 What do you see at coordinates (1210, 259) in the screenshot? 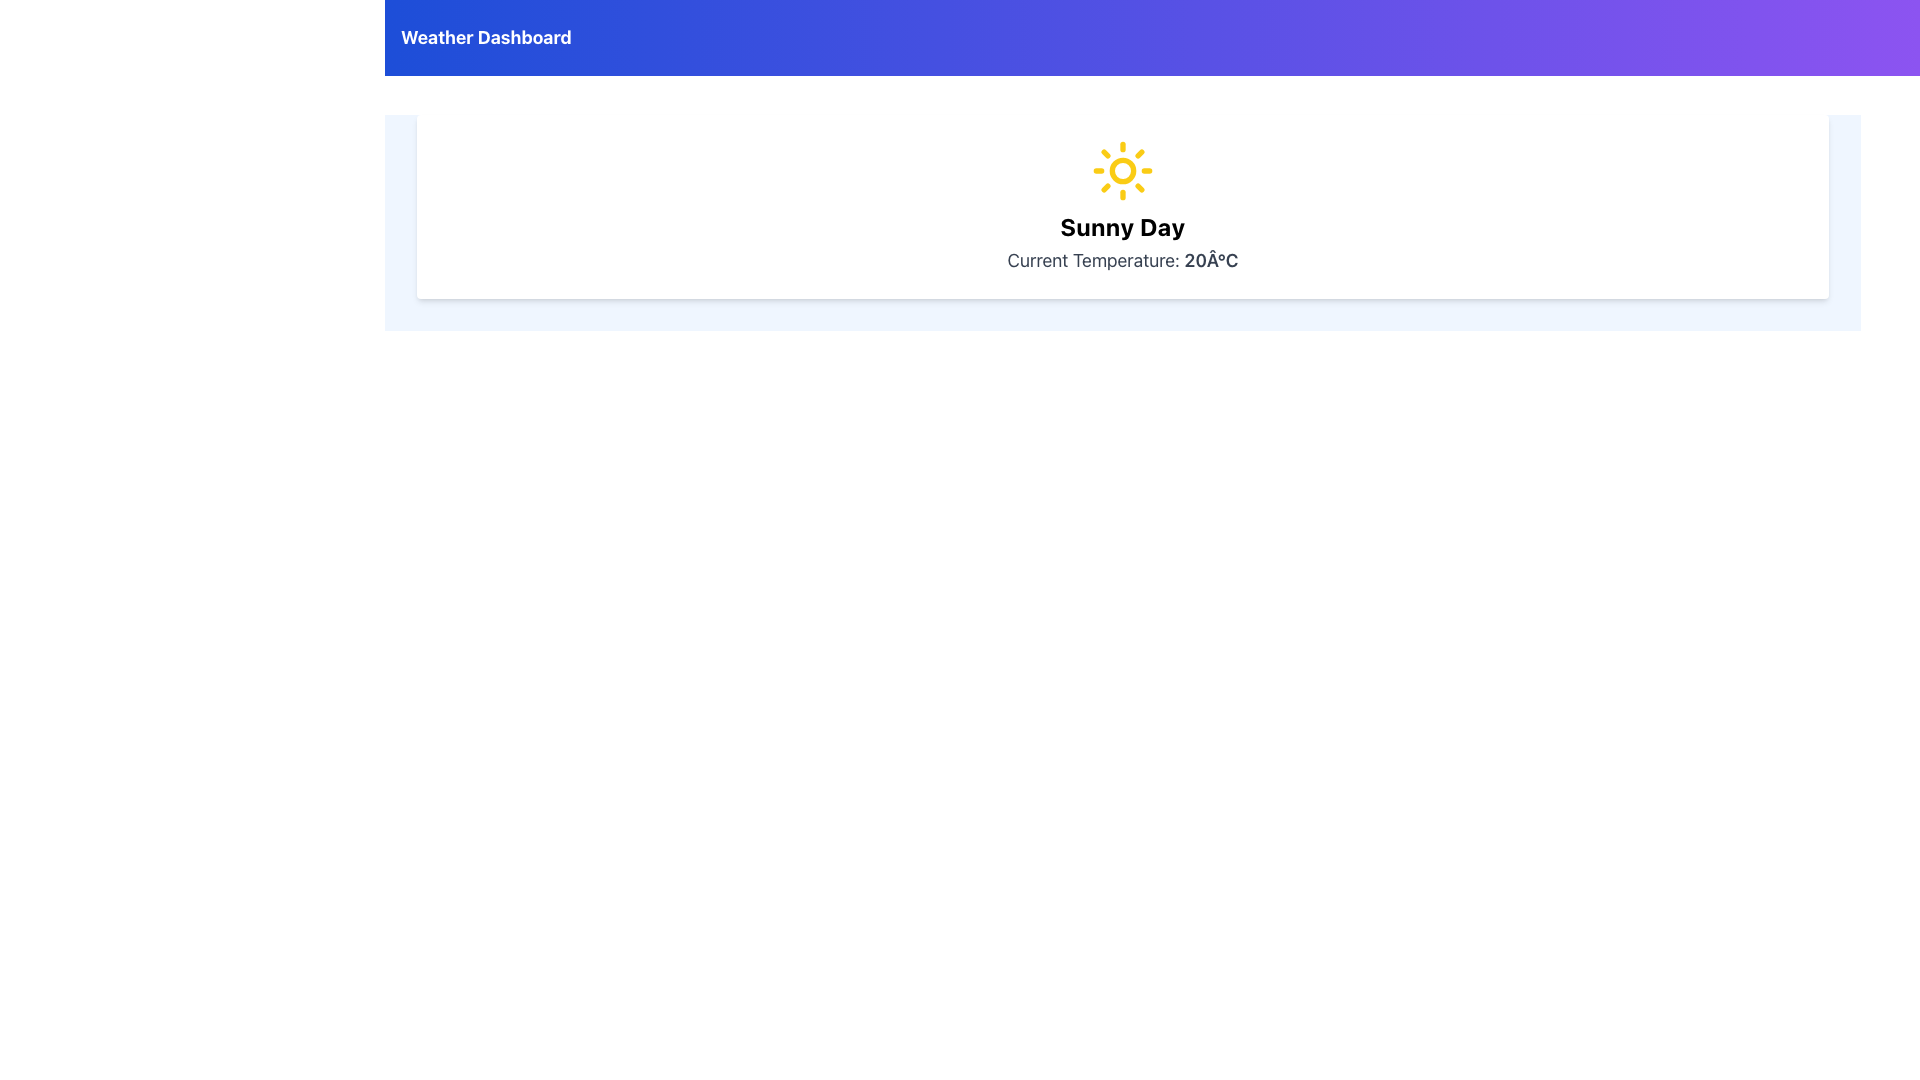
I see `the static text displaying the current temperature value in degrees Celsius, located at the end of the line labeled 'Current Temperature:'` at bounding box center [1210, 259].